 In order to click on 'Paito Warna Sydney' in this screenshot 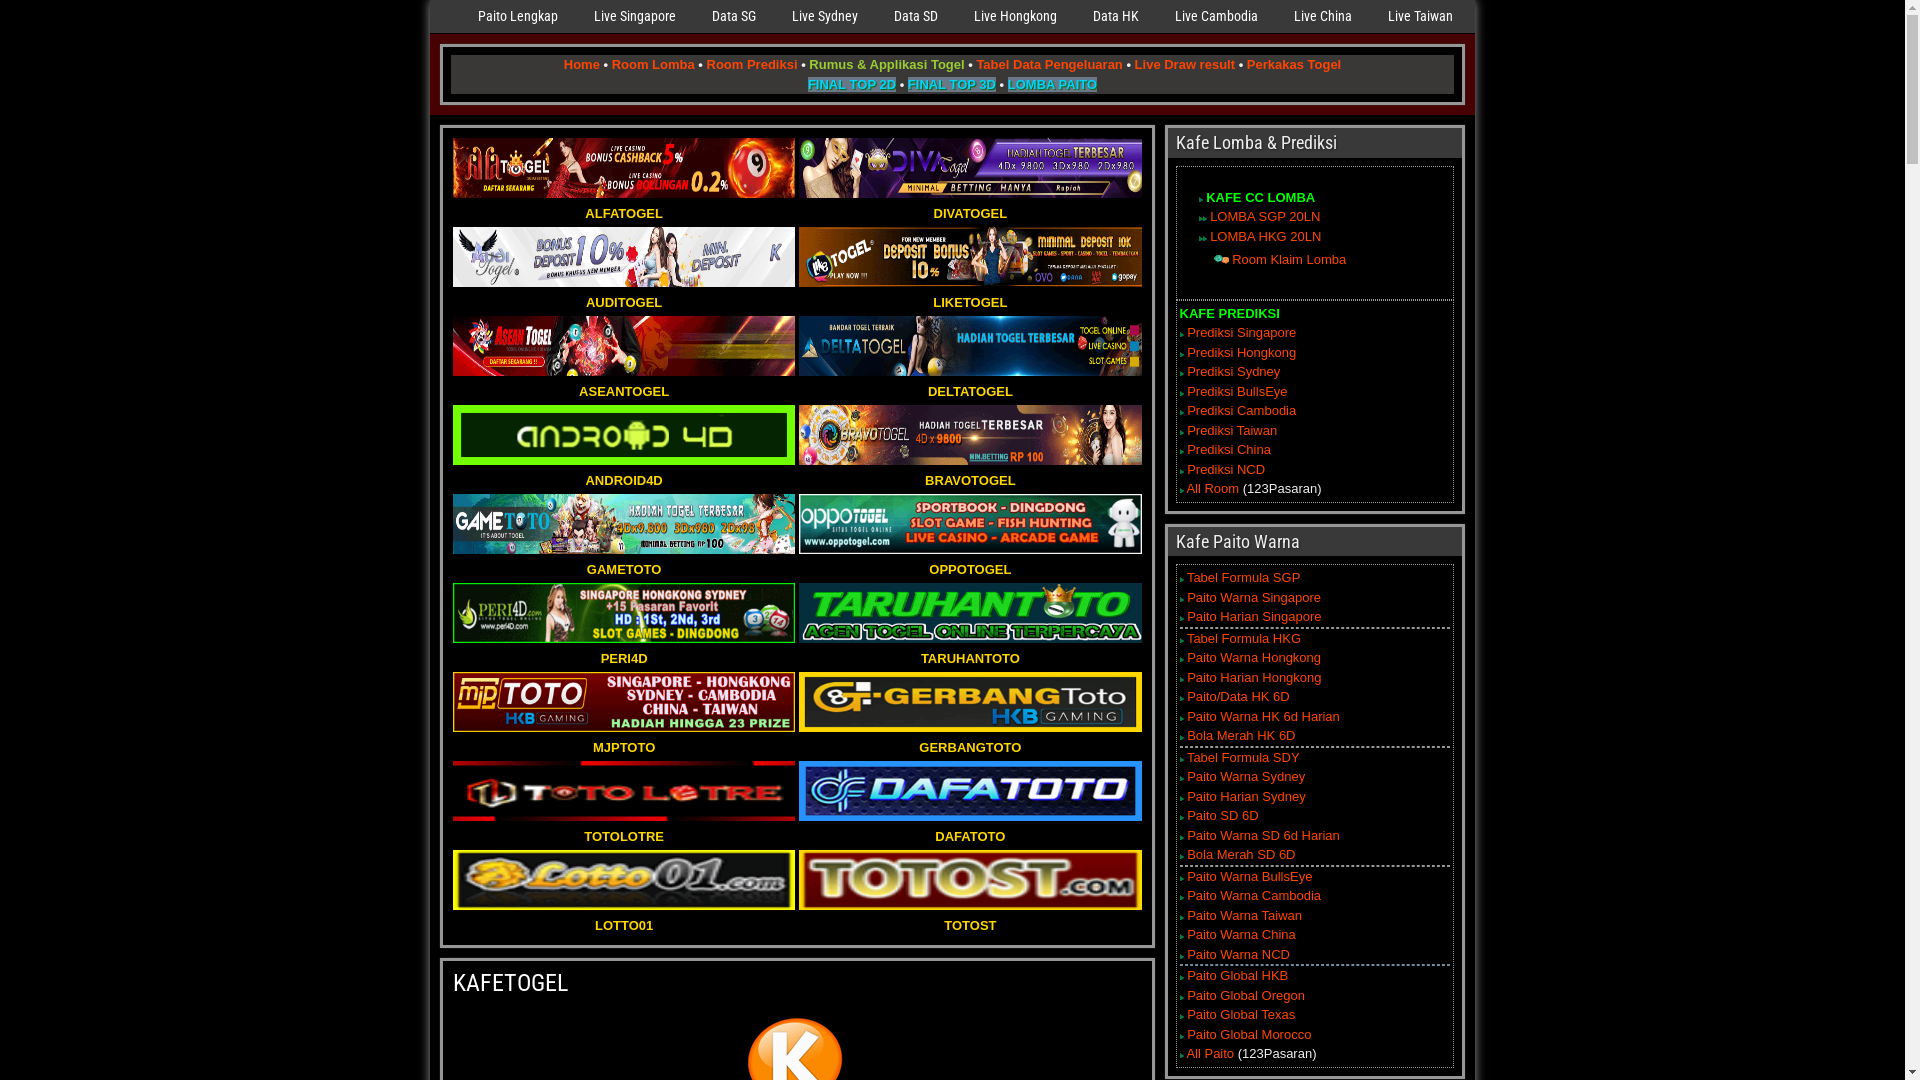, I will do `click(1245, 775)`.